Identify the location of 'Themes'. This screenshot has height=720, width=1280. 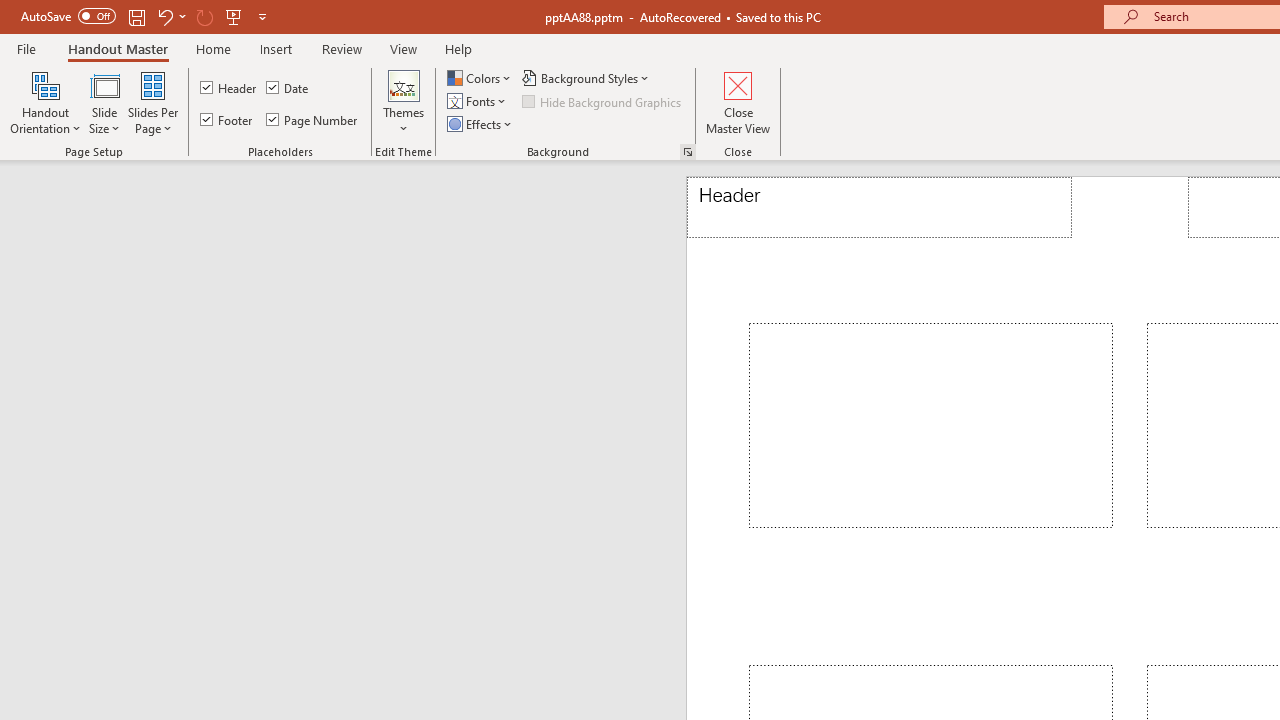
(403, 103).